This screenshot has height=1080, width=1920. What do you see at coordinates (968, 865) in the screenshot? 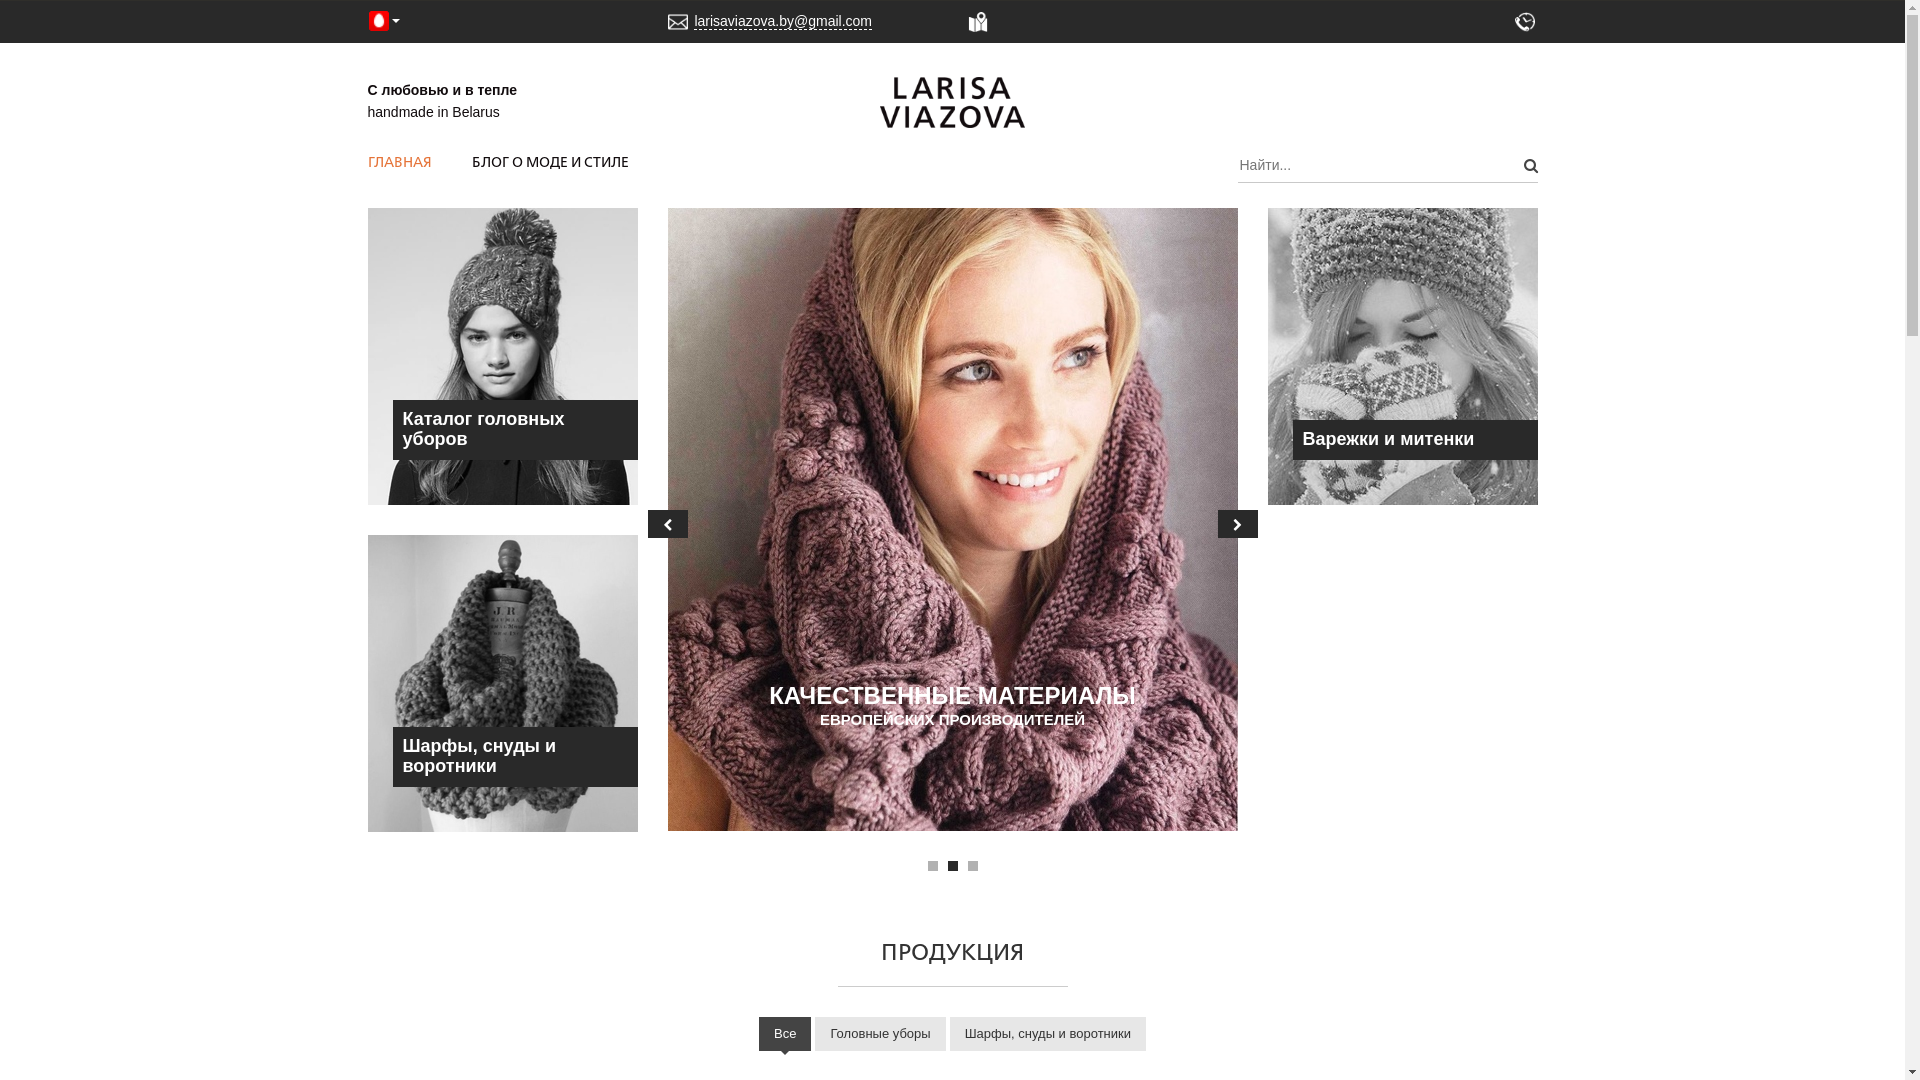
I see `'3'` at bounding box center [968, 865].